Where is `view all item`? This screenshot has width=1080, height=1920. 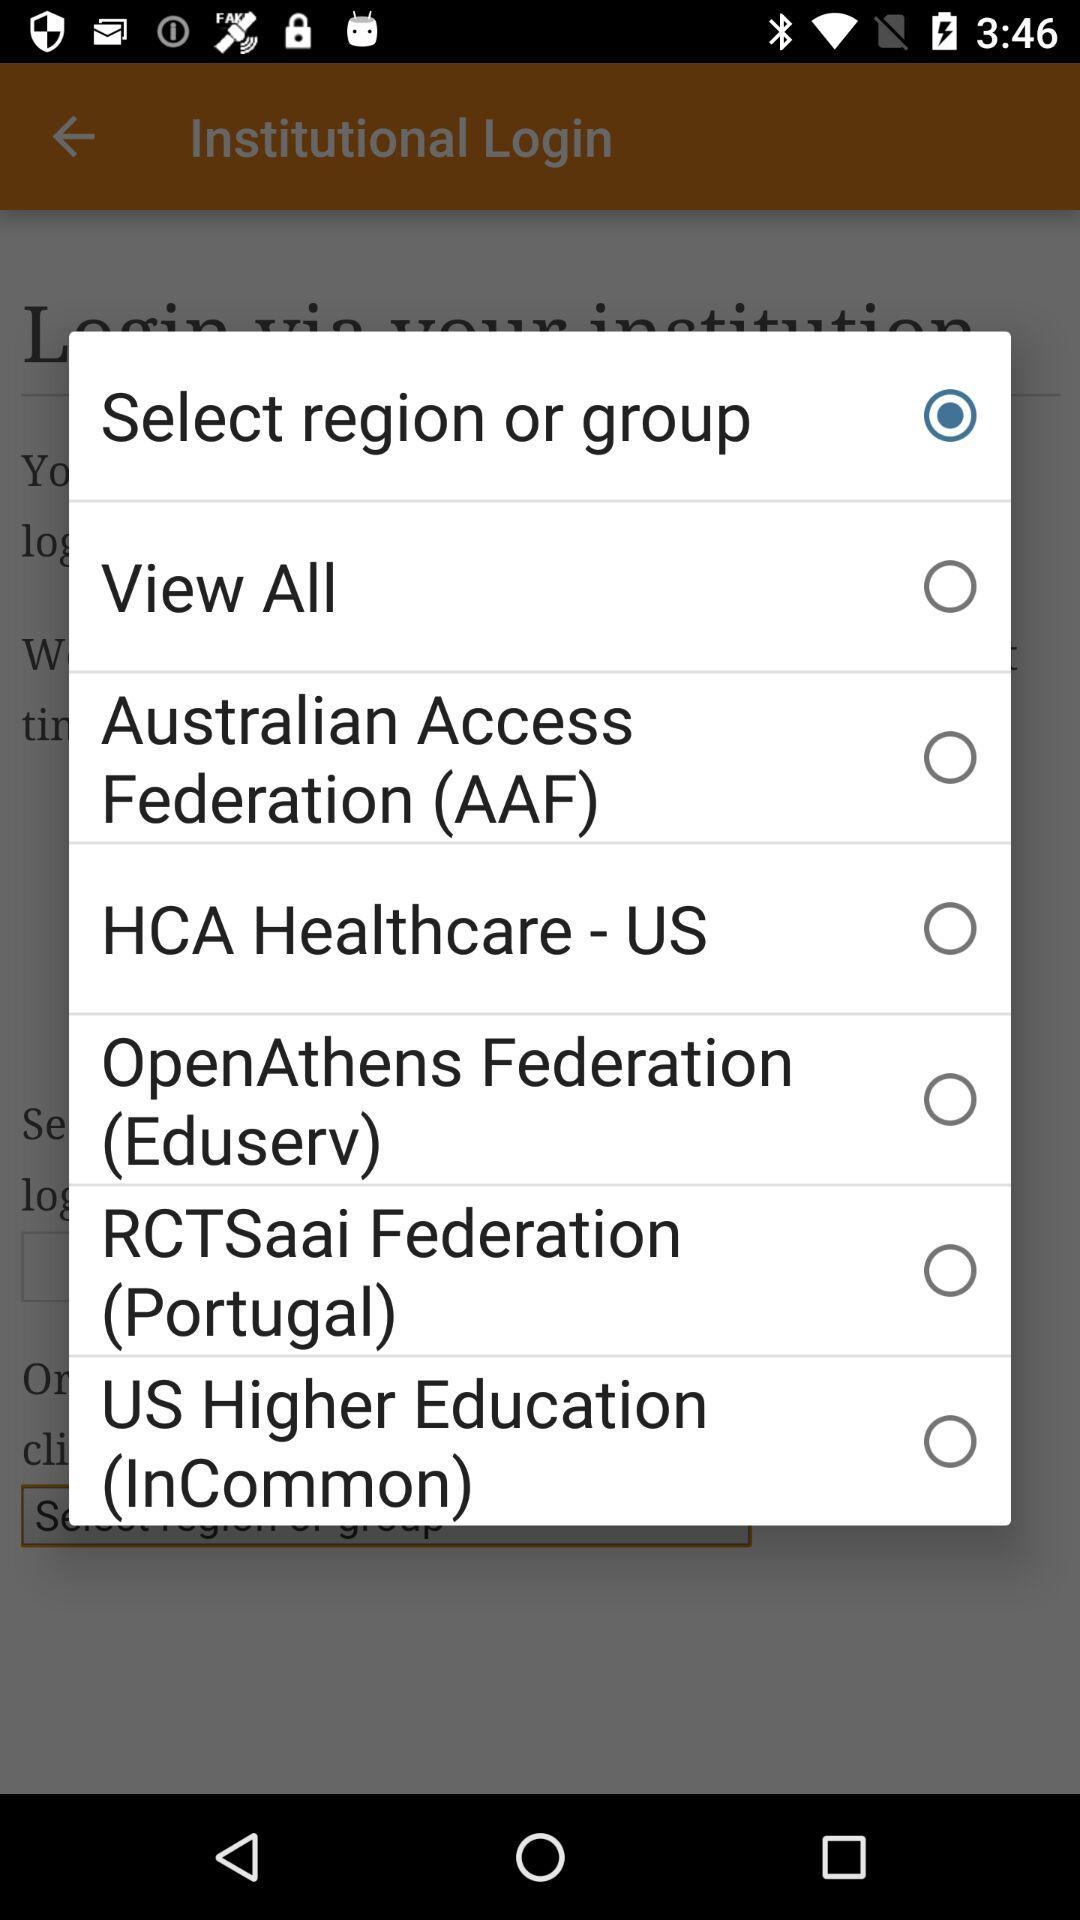
view all item is located at coordinates (540, 585).